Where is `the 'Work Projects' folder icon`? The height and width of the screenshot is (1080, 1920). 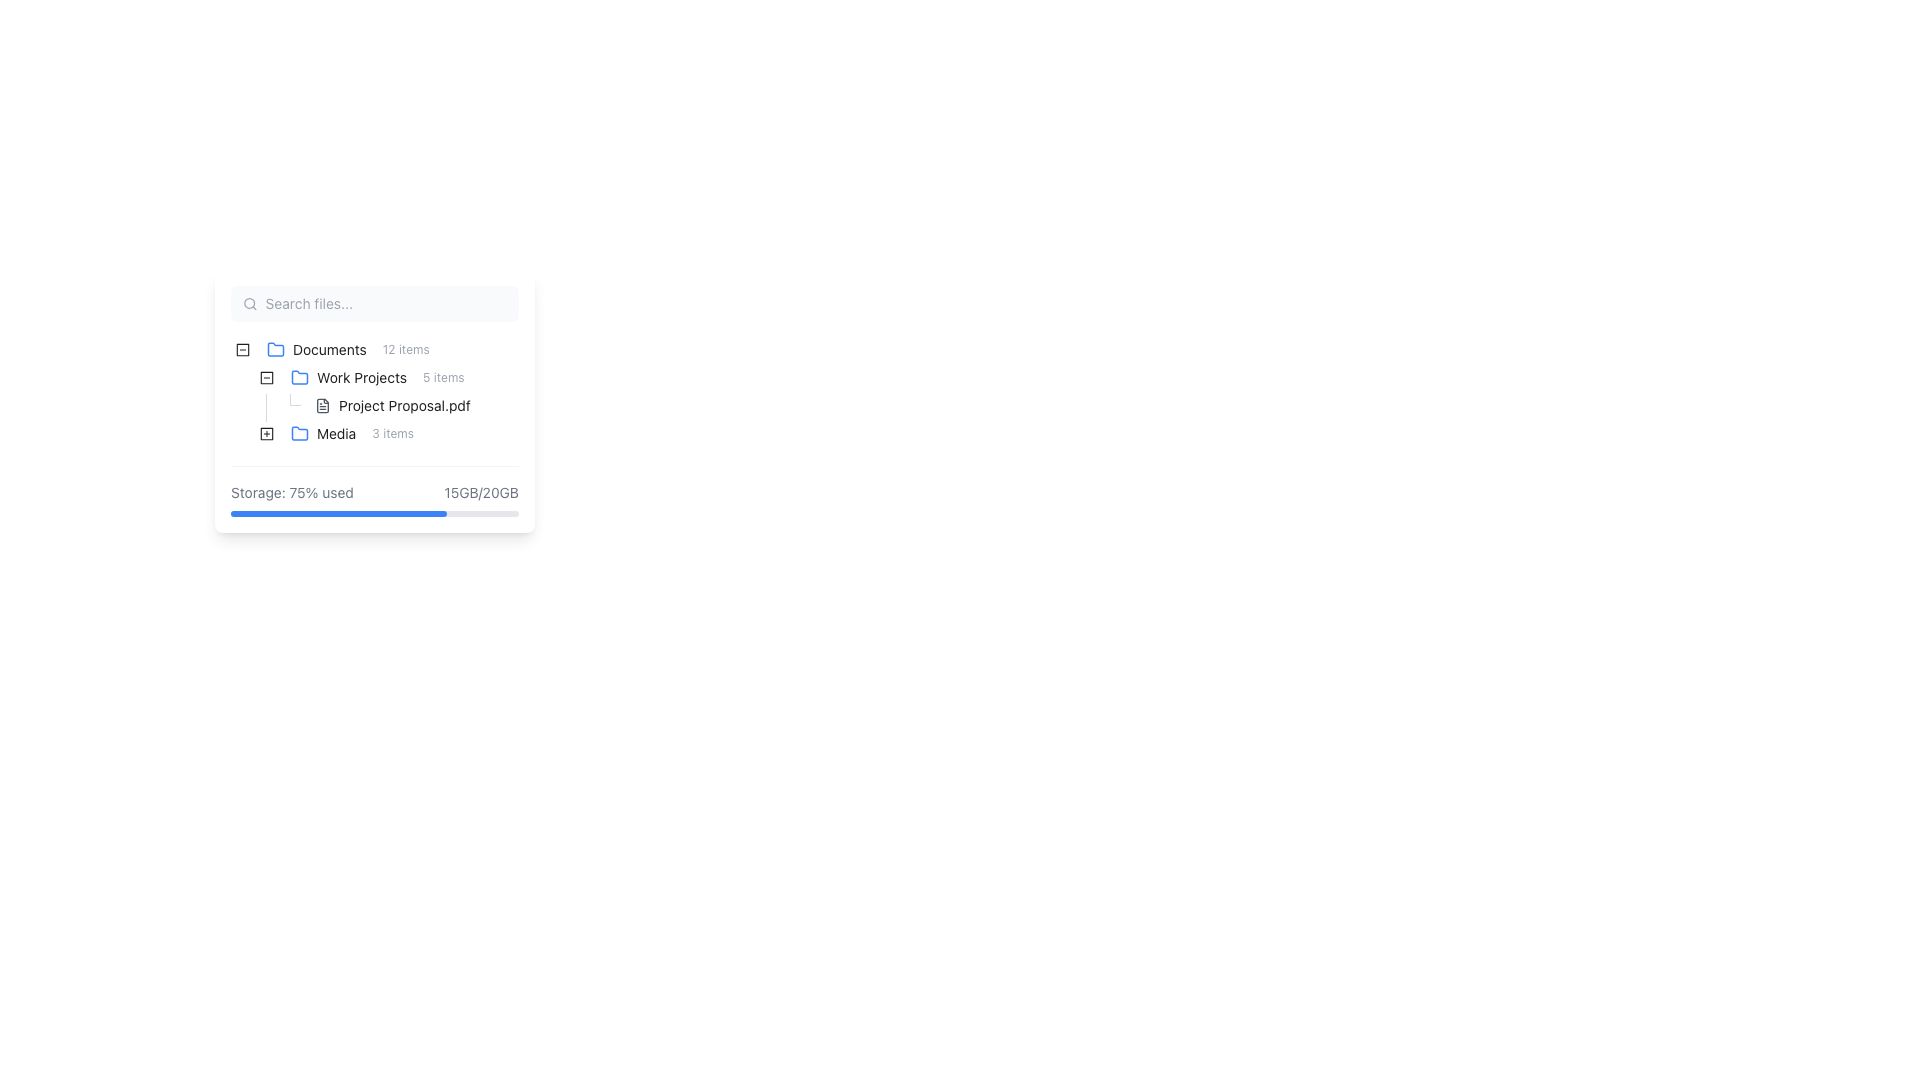 the 'Work Projects' folder icon is located at coordinates (298, 377).